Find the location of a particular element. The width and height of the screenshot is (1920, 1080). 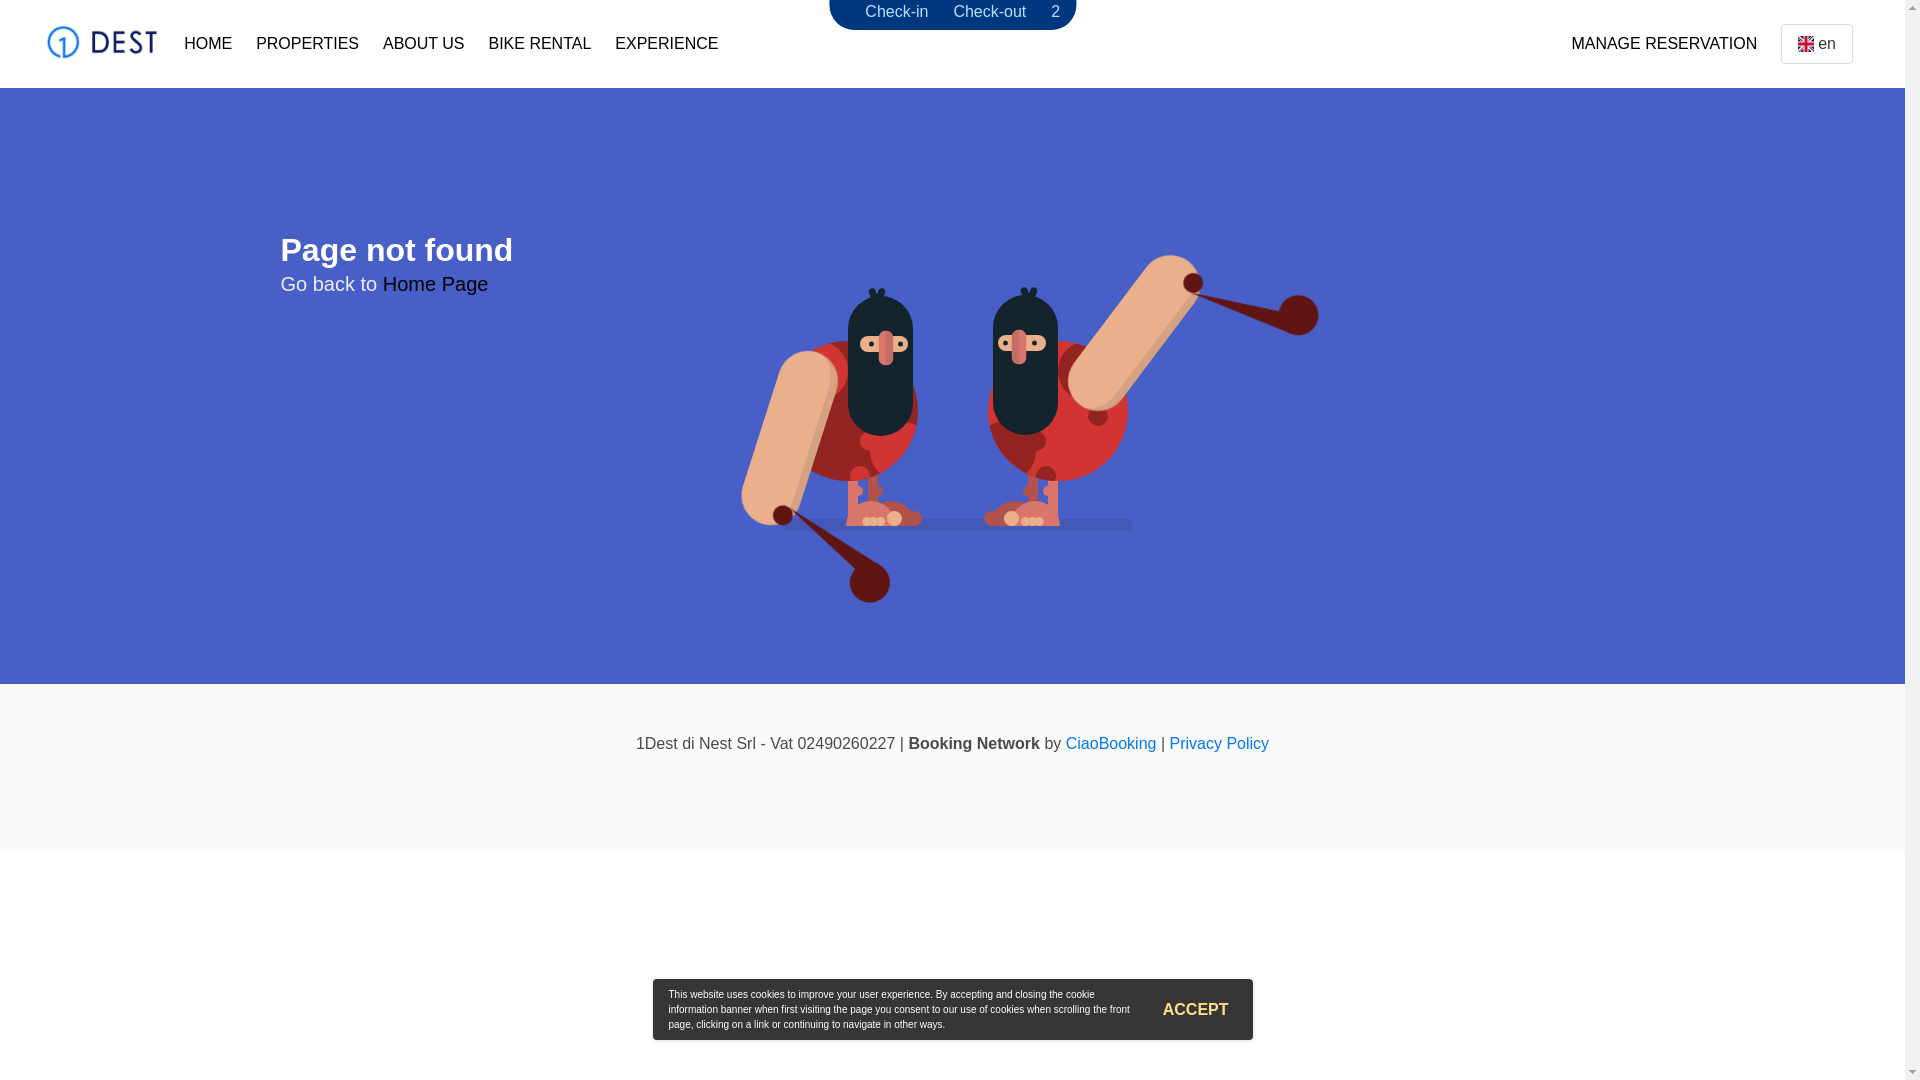

'EXPERIENCE' is located at coordinates (666, 43).